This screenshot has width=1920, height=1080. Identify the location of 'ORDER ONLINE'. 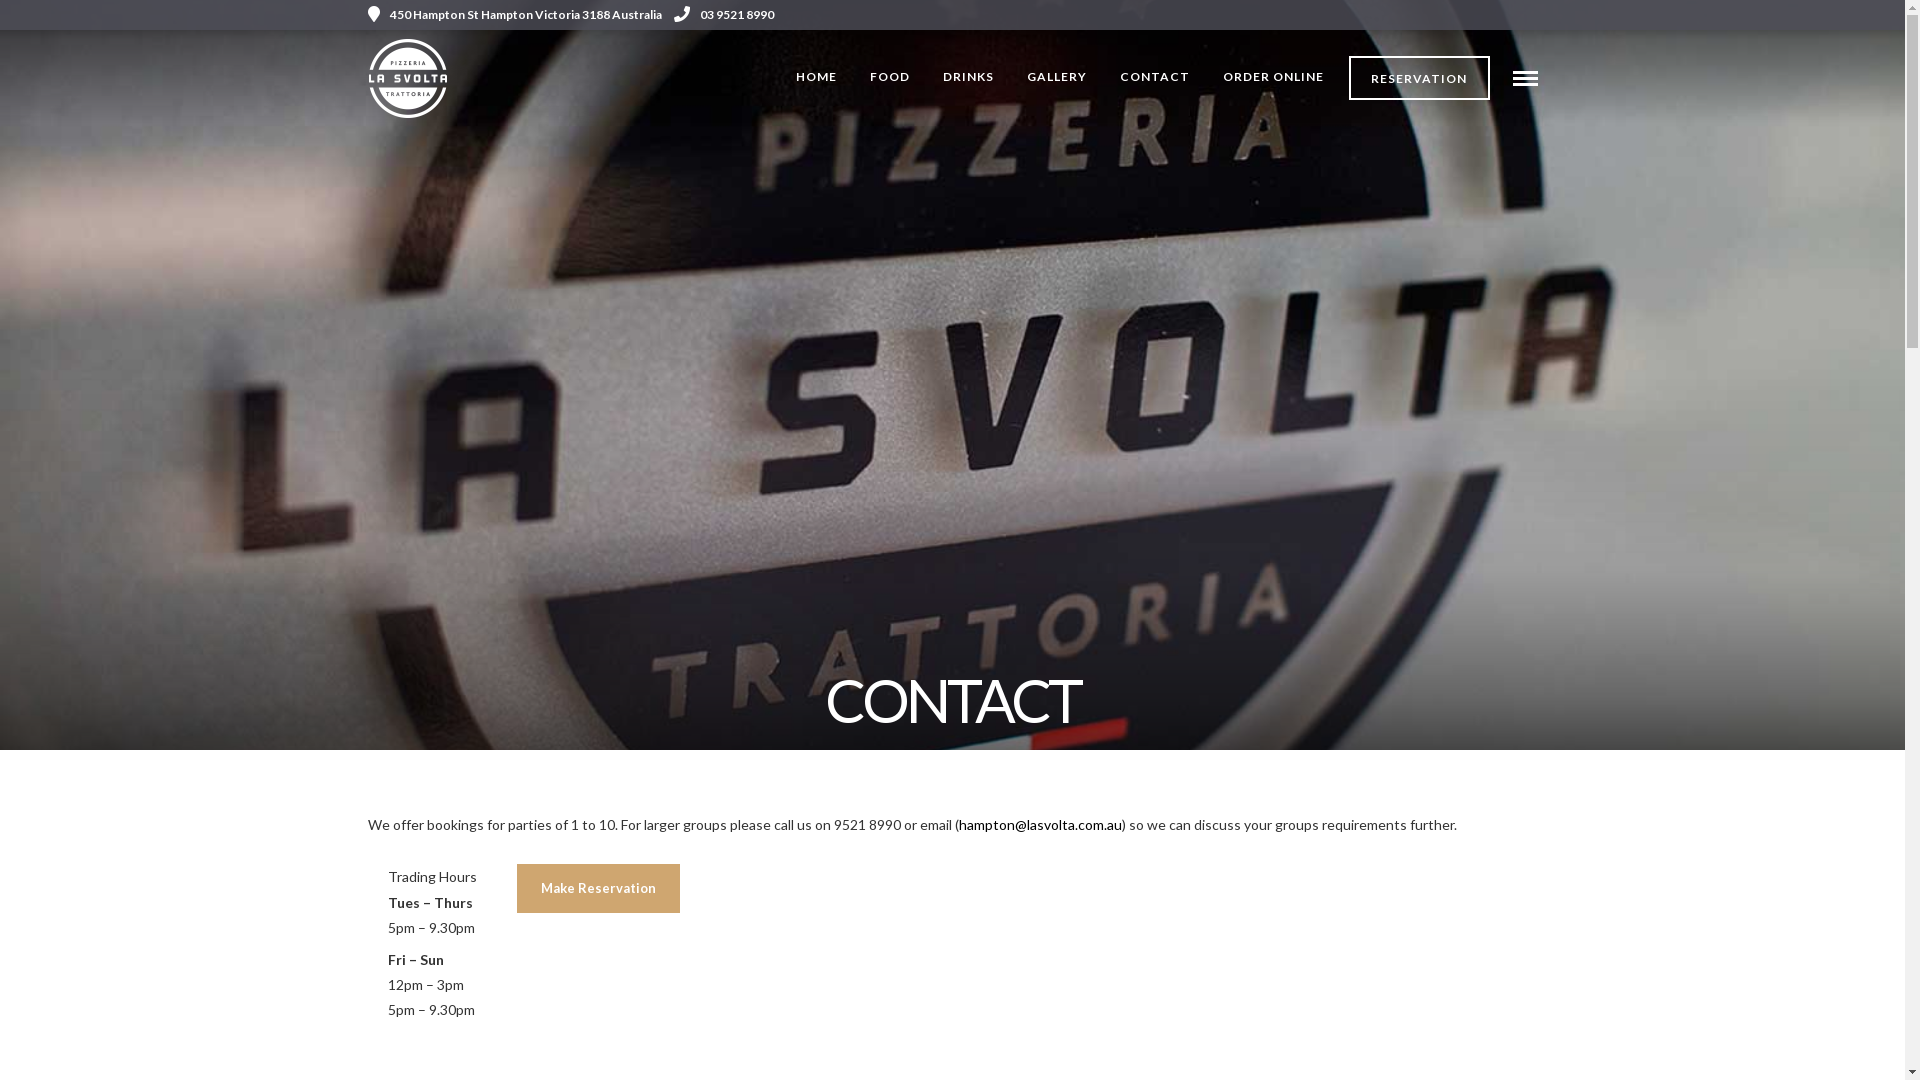
(1272, 76).